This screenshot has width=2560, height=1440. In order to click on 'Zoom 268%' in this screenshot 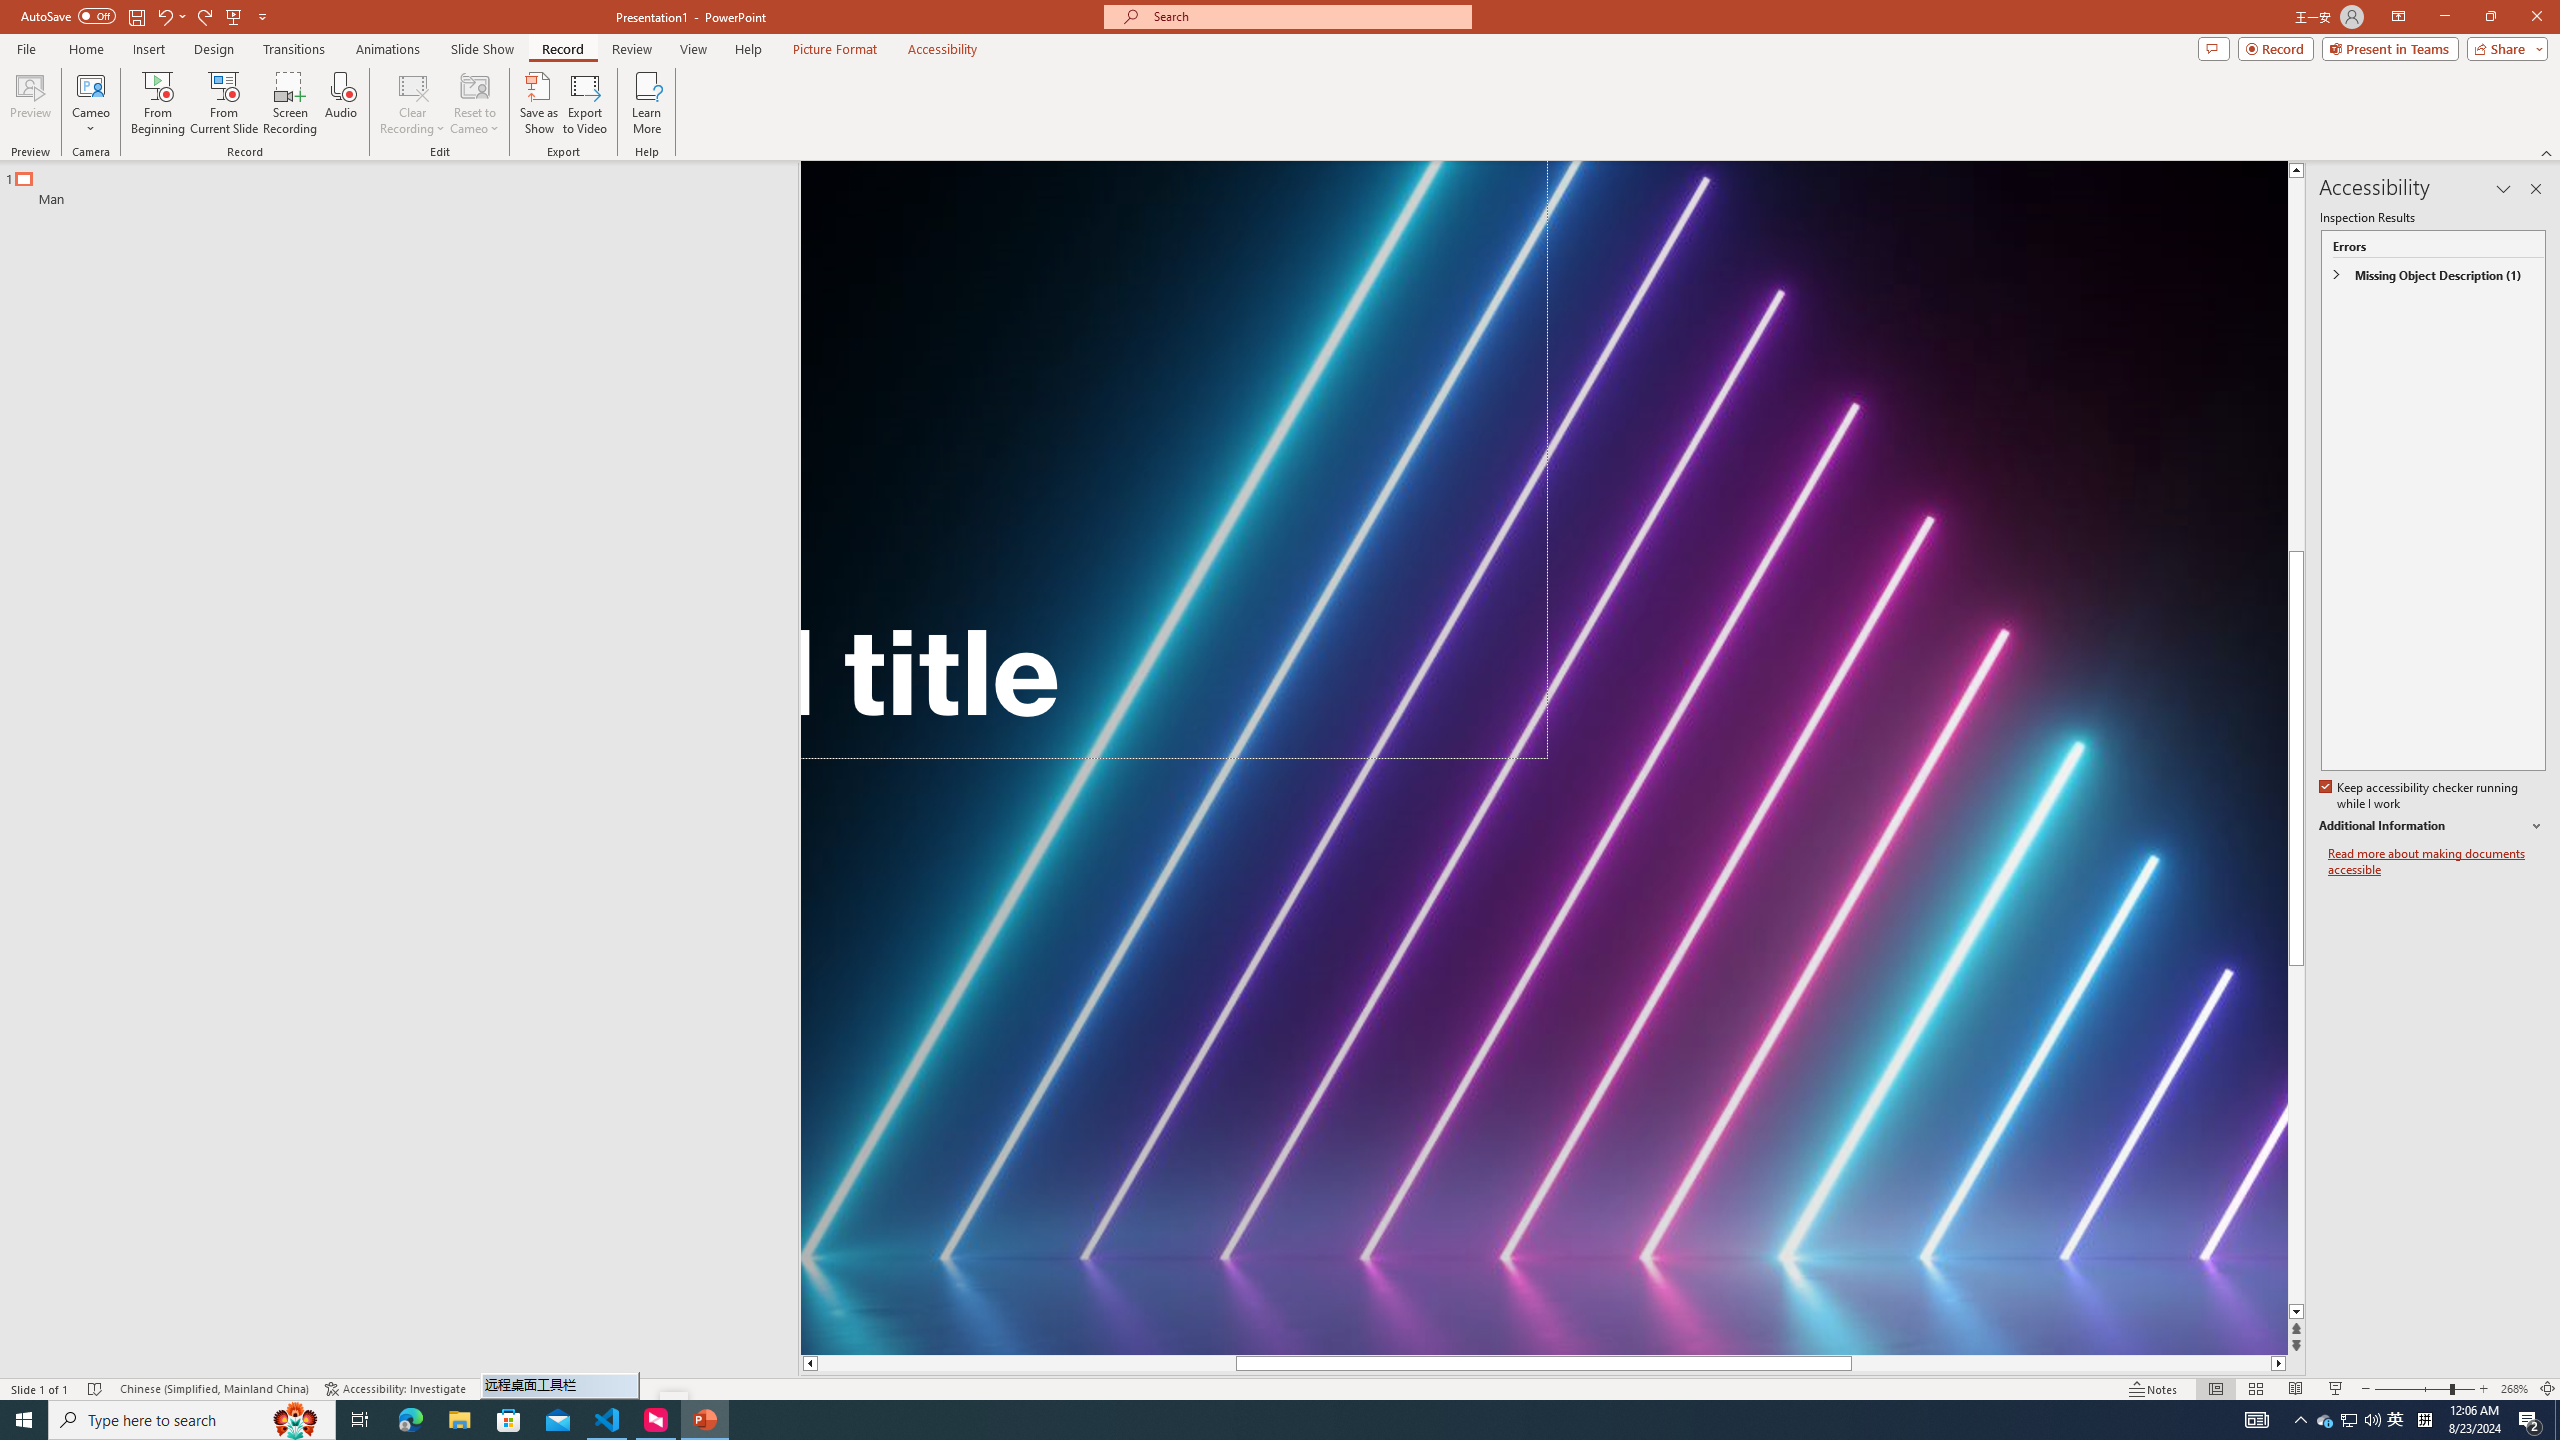, I will do `click(2515, 1389)`.